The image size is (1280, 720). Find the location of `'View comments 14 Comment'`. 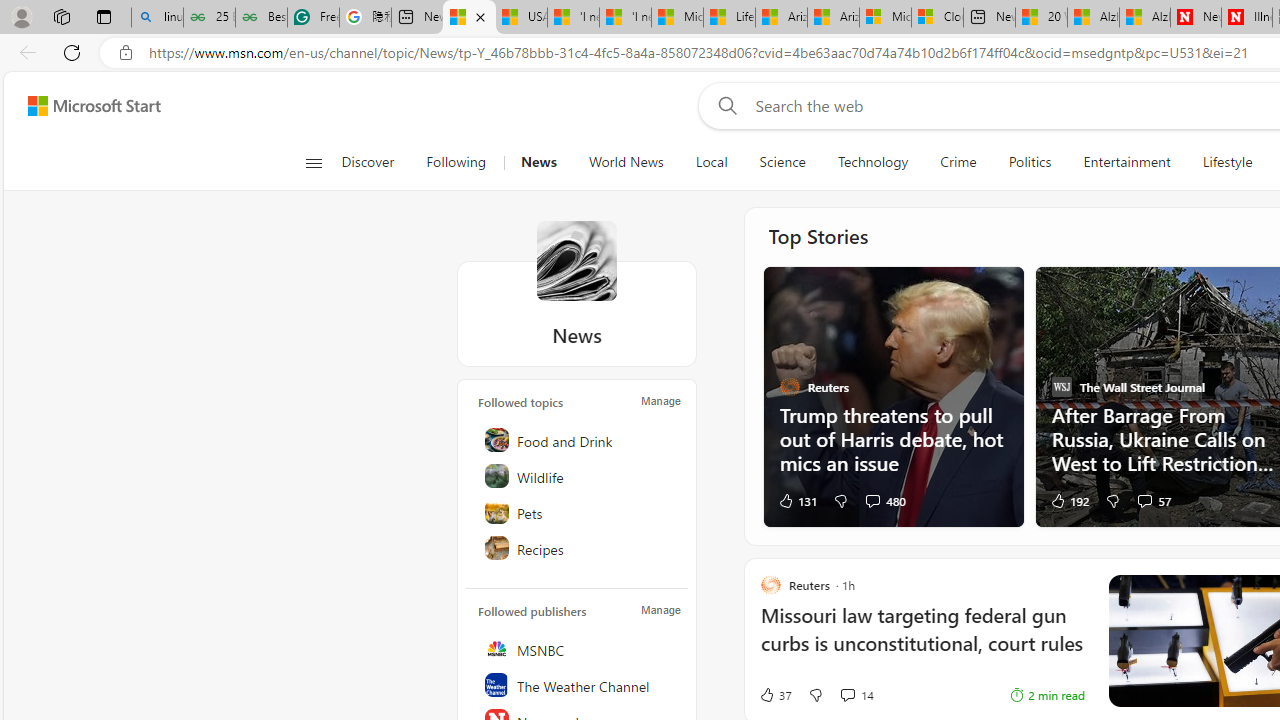

'View comments 14 Comment' is located at coordinates (847, 693).